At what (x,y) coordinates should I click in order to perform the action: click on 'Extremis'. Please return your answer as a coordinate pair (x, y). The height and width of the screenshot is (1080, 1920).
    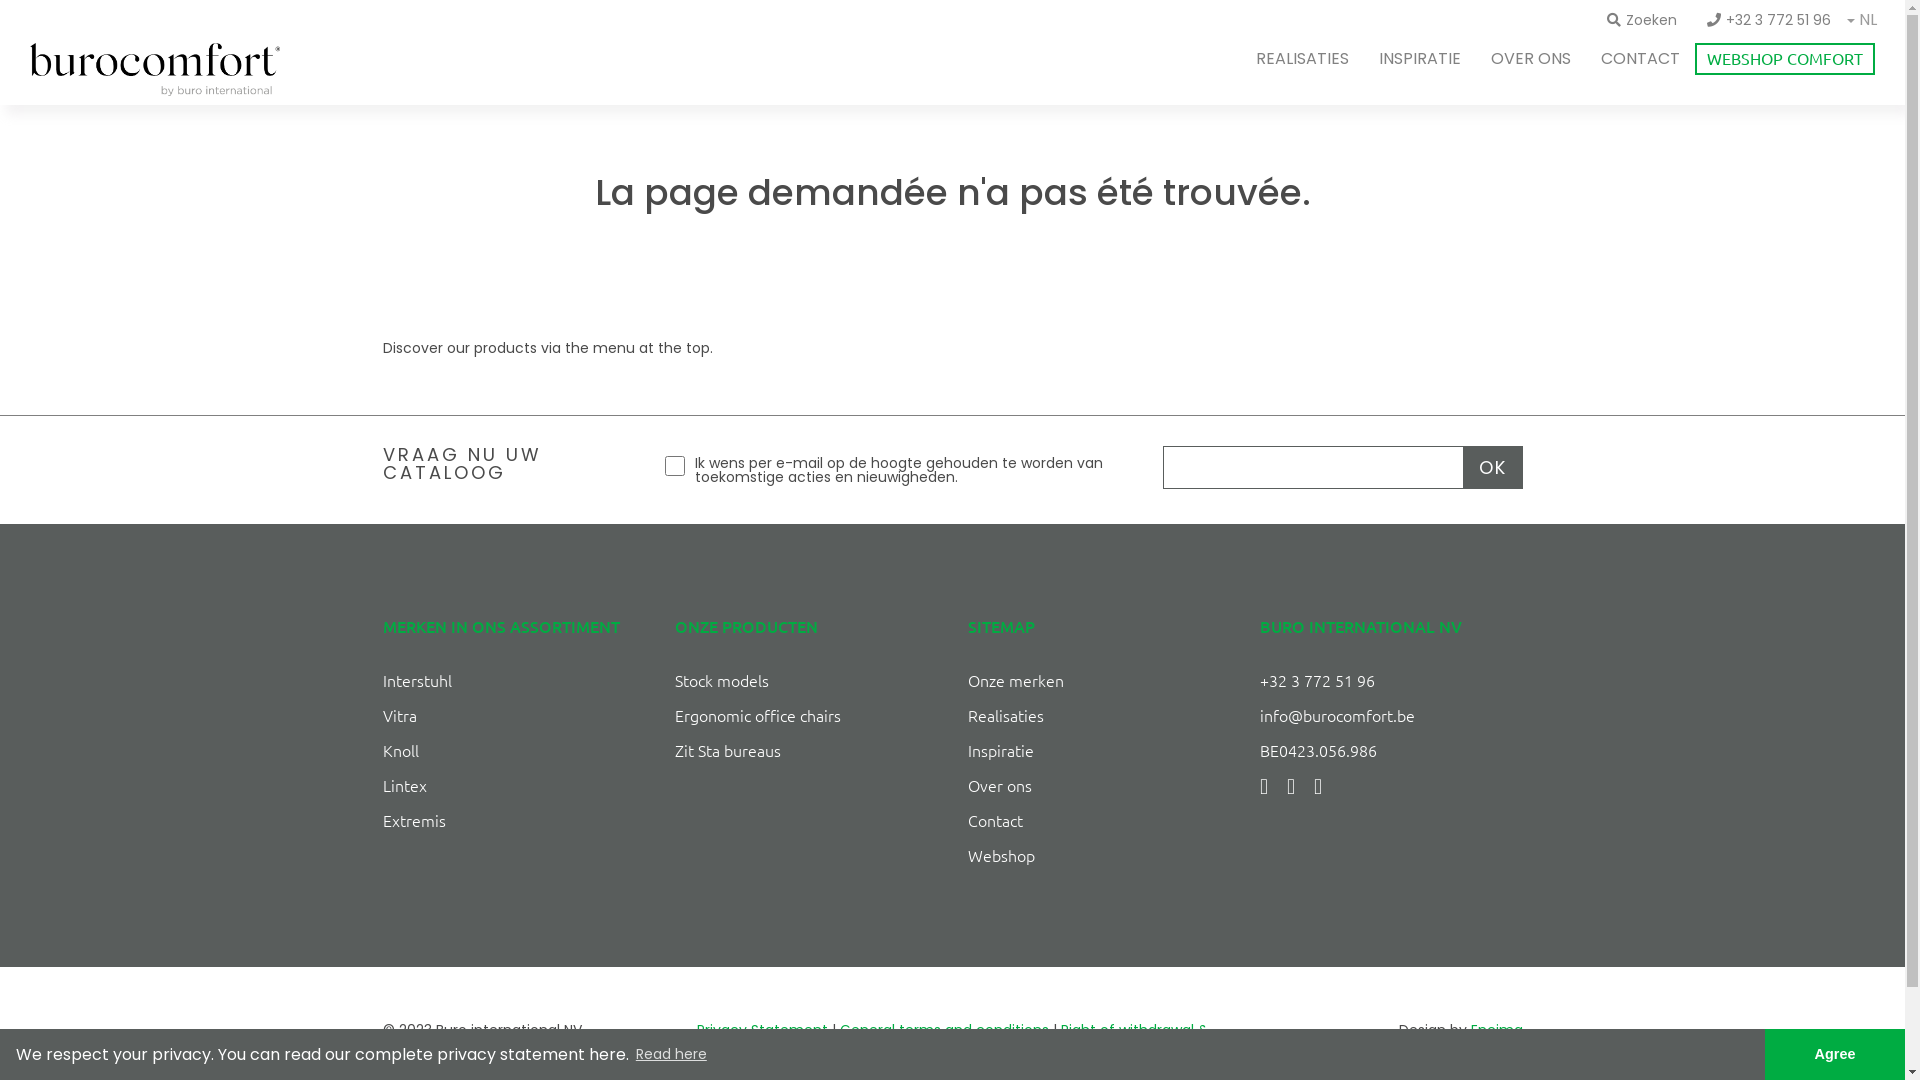
    Looking at the image, I should click on (412, 820).